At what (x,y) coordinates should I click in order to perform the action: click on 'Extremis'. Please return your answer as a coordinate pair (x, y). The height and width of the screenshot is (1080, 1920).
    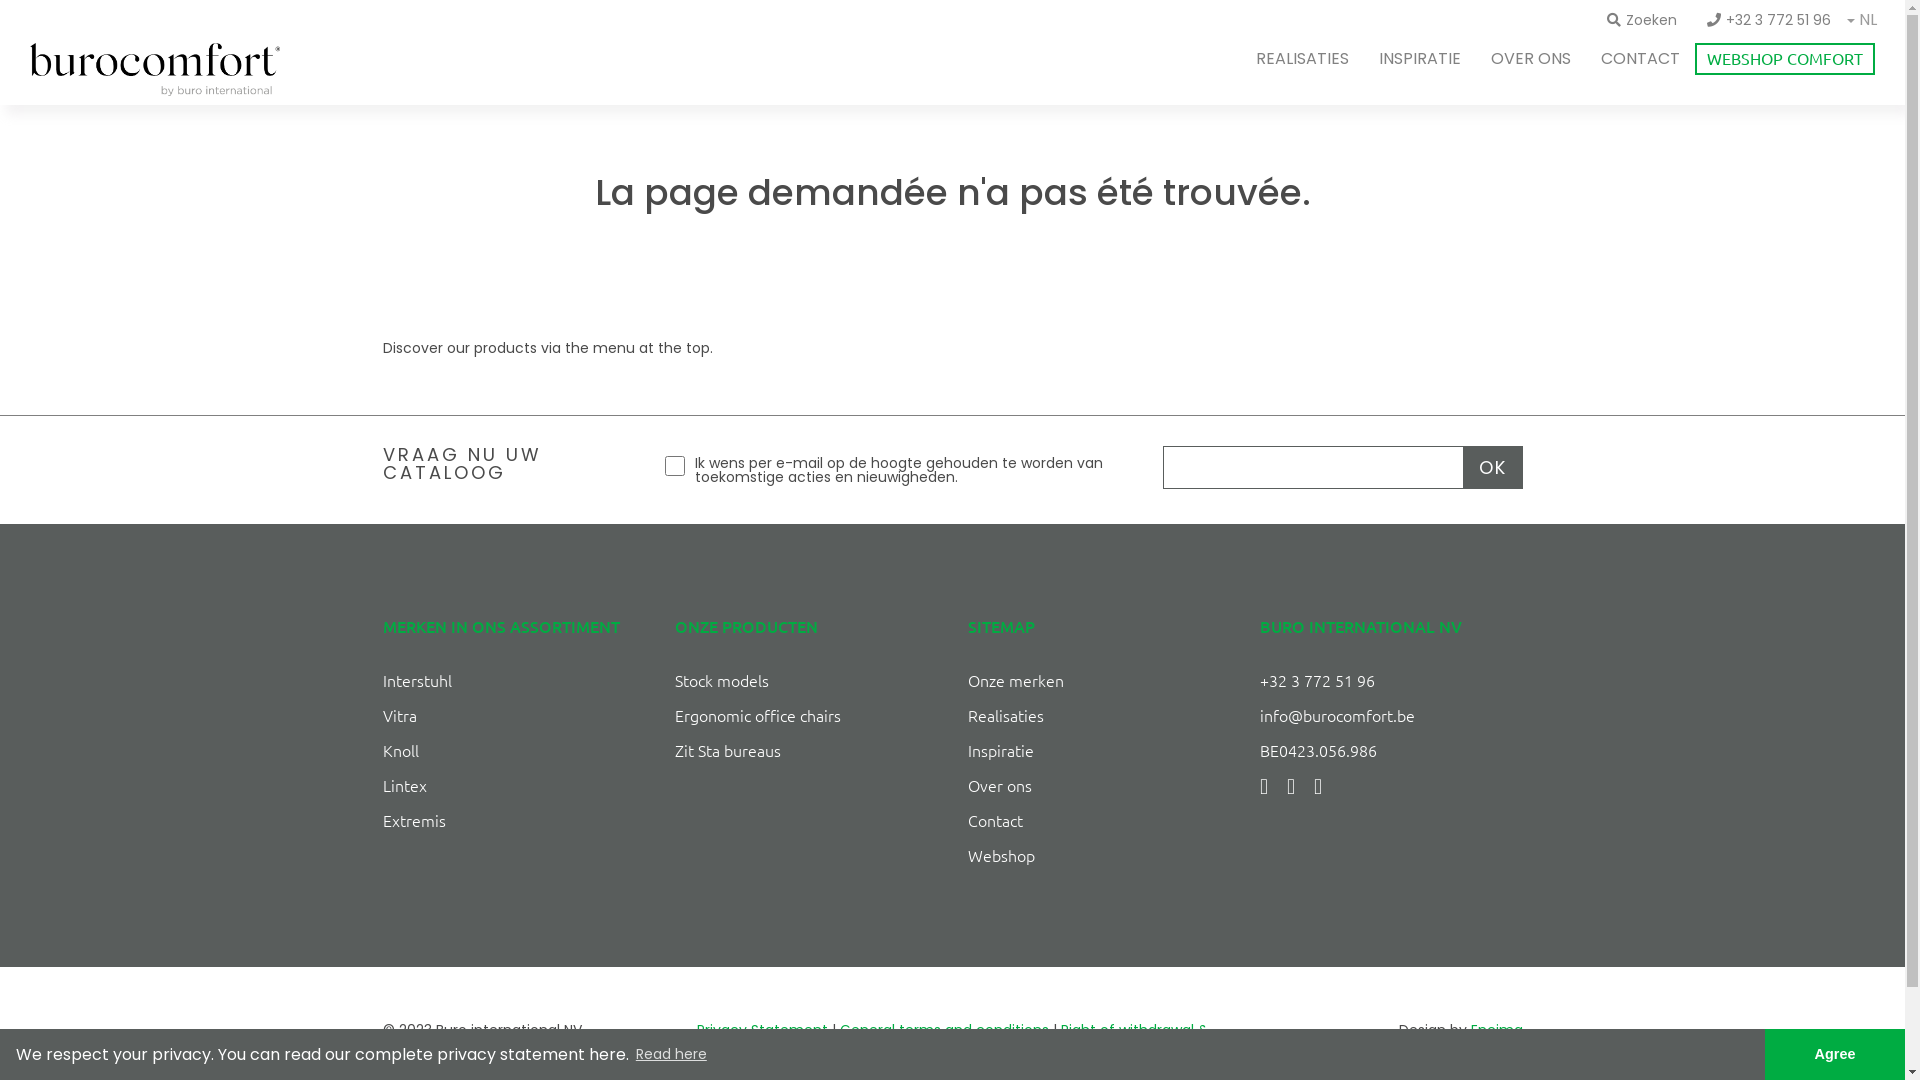
    Looking at the image, I should click on (412, 820).